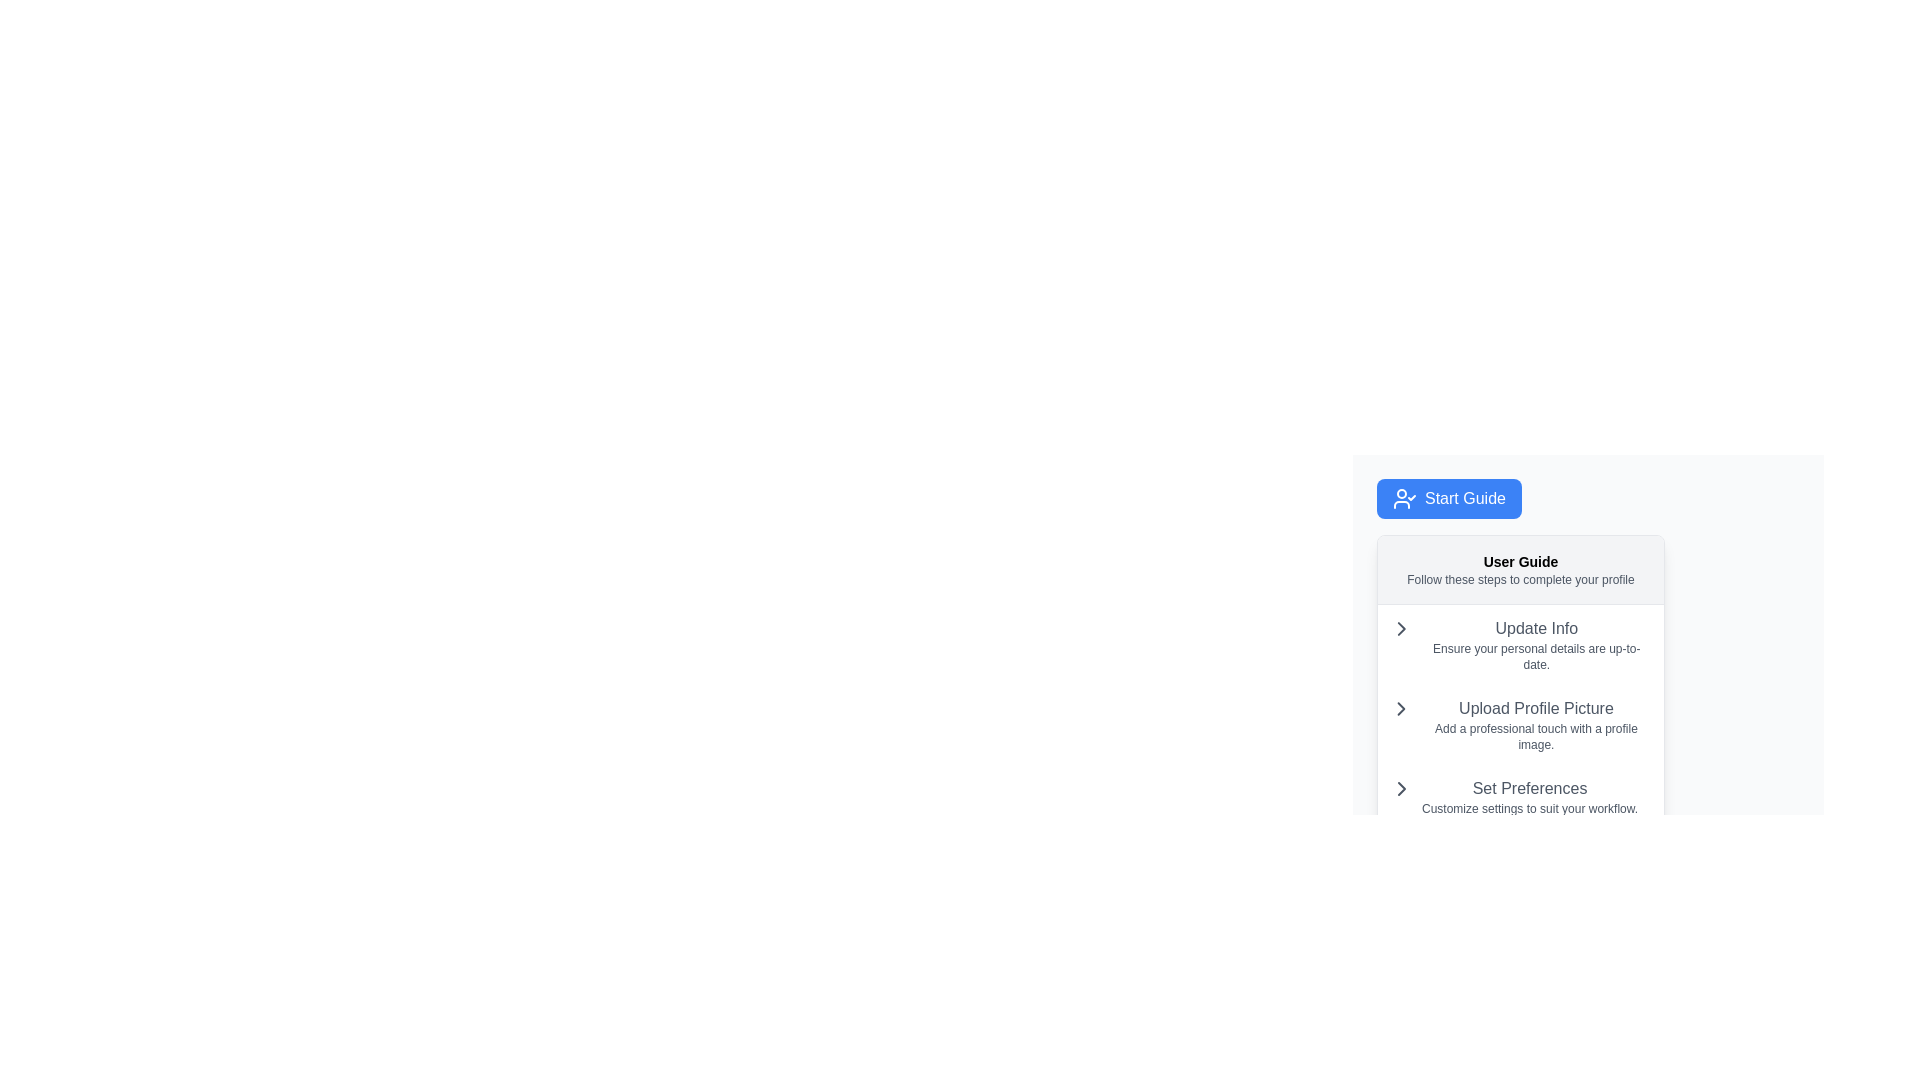 This screenshot has width=1920, height=1080. Describe the element at coordinates (1520, 796) in the screenshot. I see `the third interactive button in the list under the 'User Guide' header to trigger hover effects` at that location.